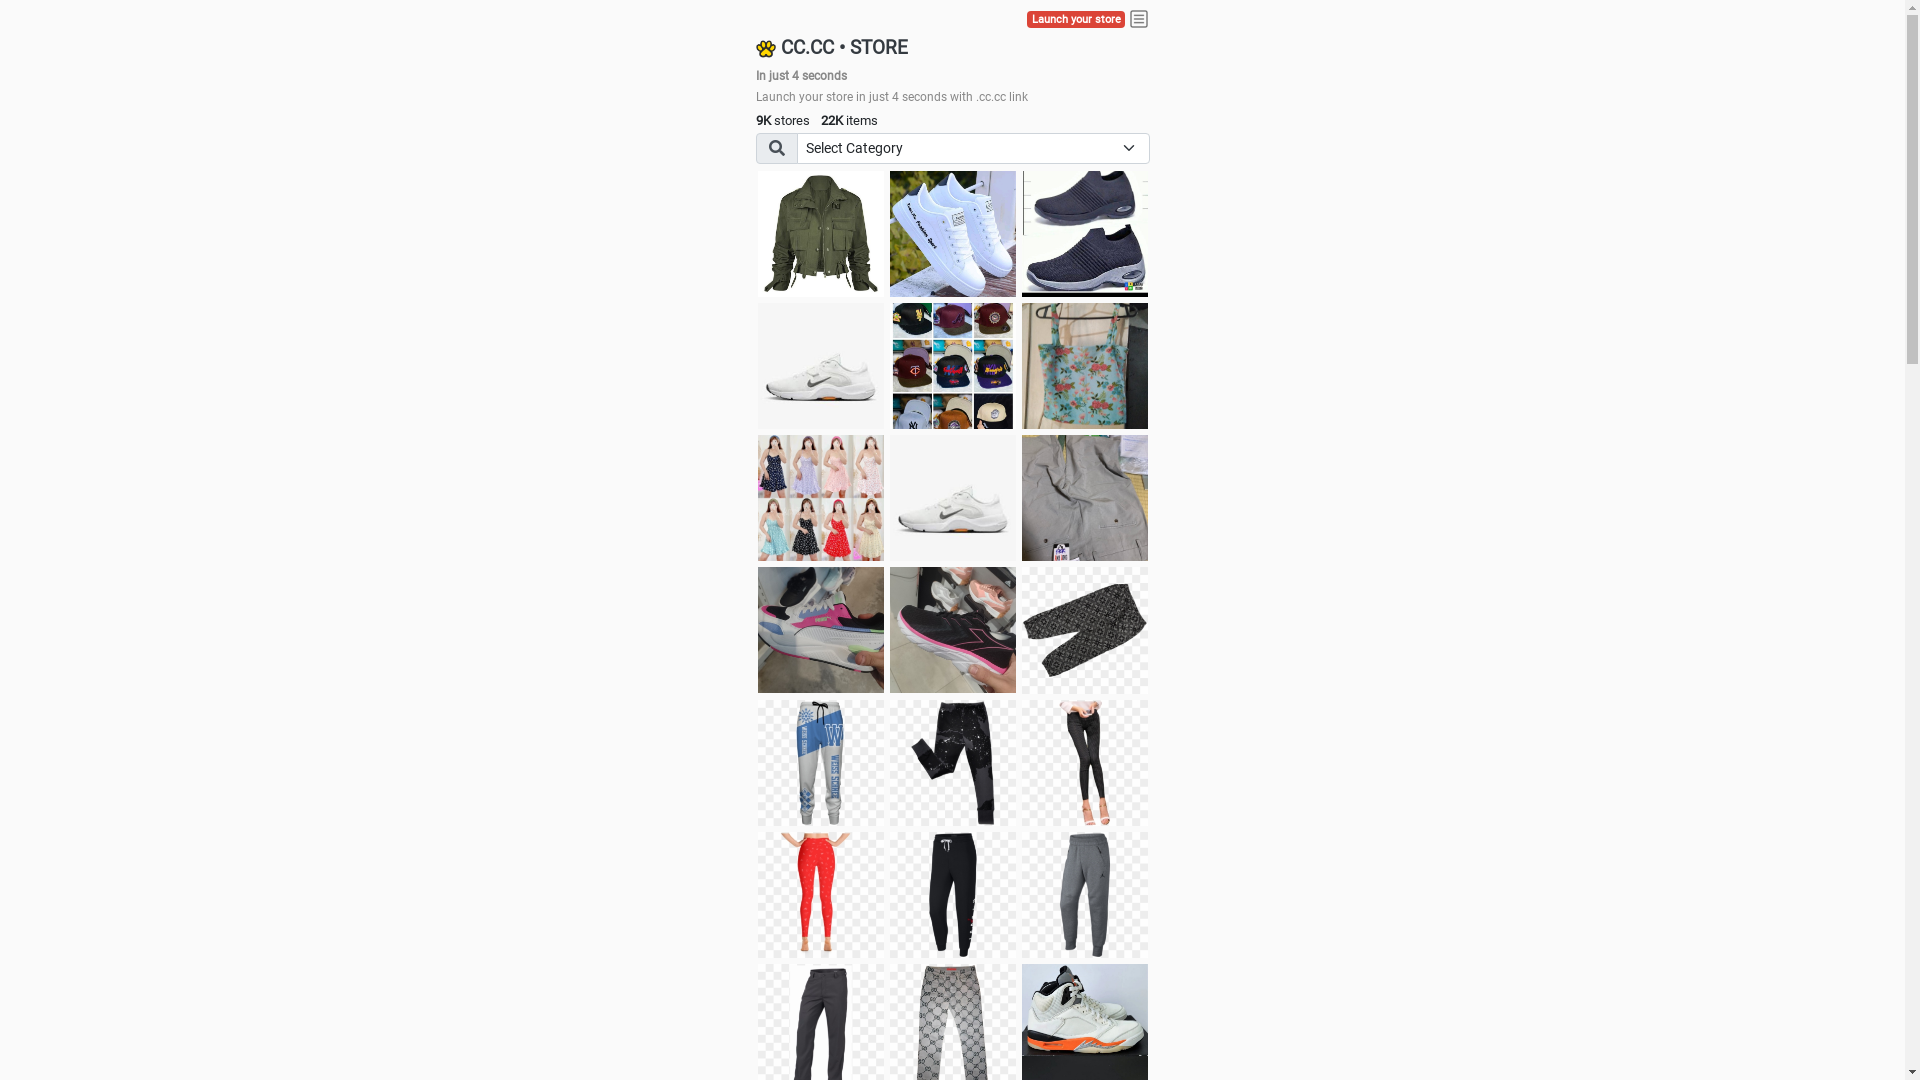  Describe the element at coordinates (757, 366) in the screenshot. I see `'Shoes for boys'` at that location.